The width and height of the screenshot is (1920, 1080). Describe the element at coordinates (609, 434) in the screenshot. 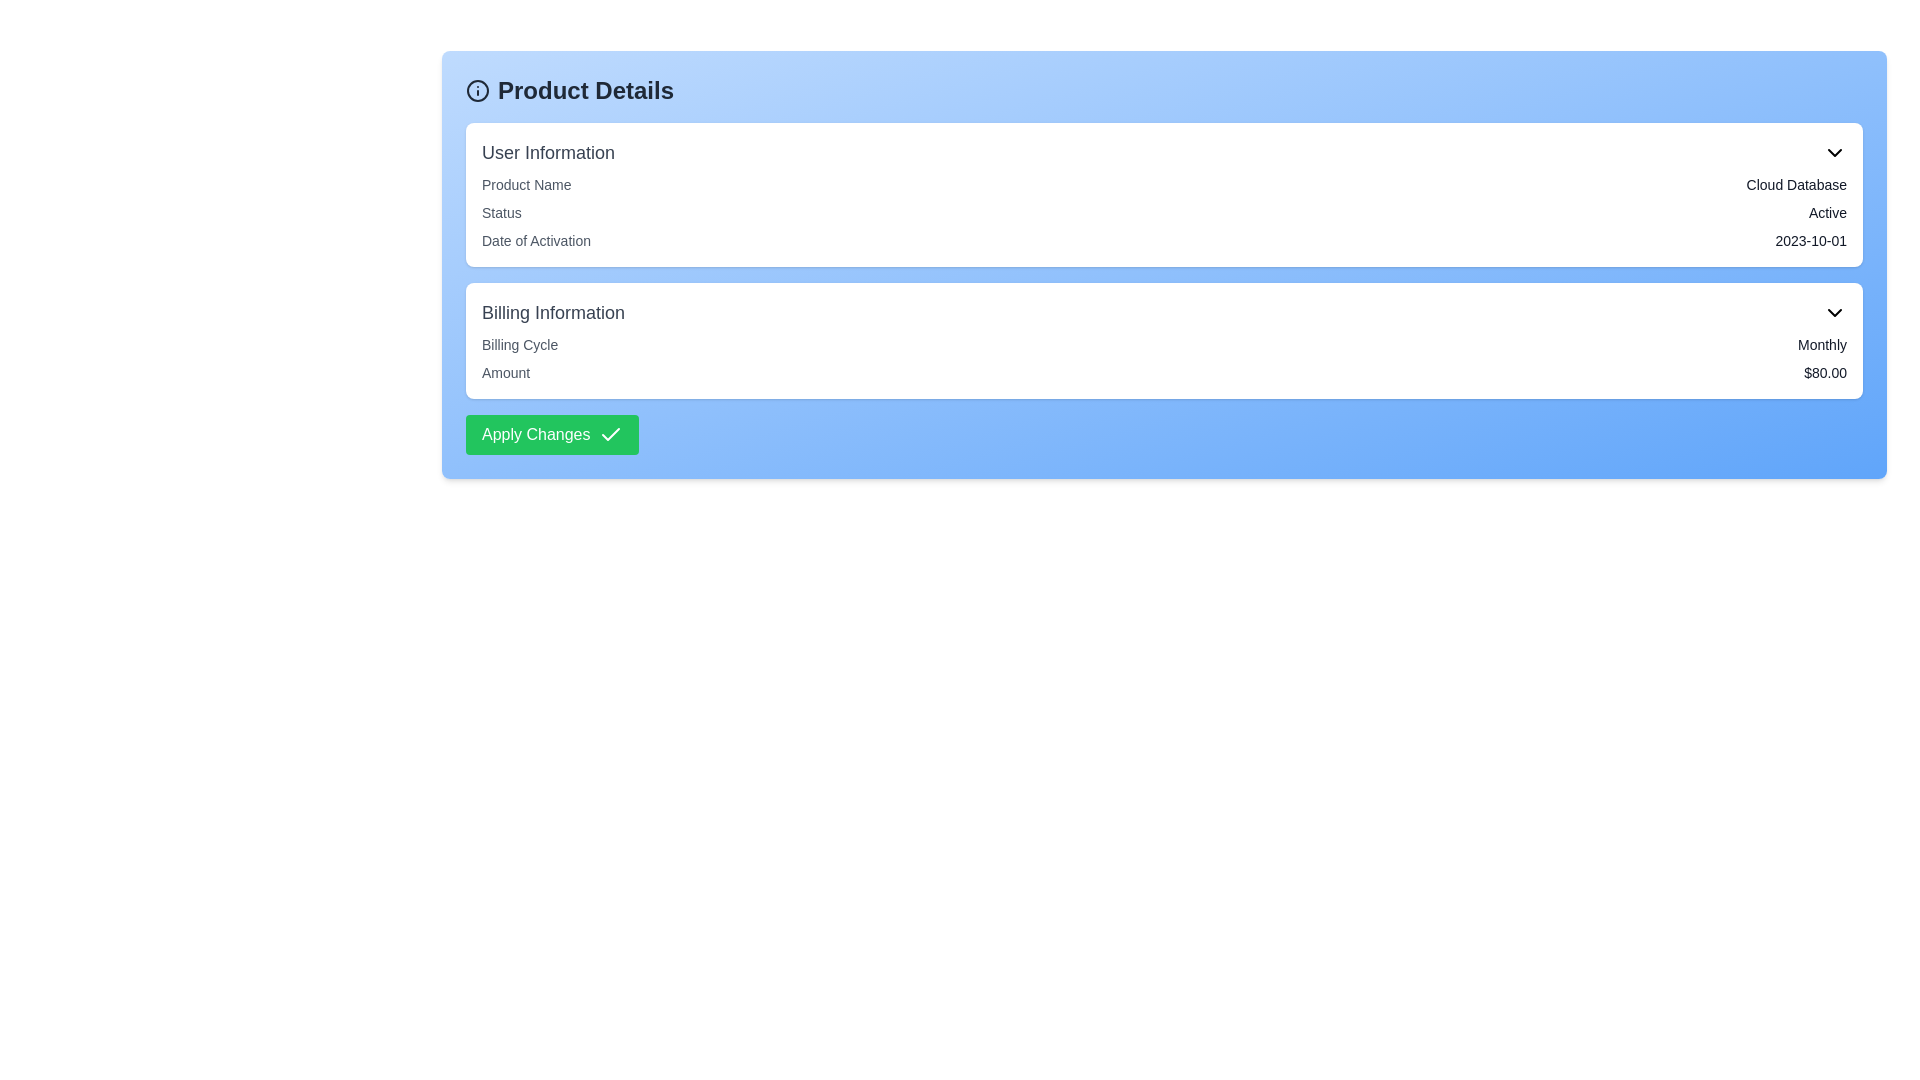

I see `the checkmark icon located at the right edge of the 'Apply Changes' button` at that location.